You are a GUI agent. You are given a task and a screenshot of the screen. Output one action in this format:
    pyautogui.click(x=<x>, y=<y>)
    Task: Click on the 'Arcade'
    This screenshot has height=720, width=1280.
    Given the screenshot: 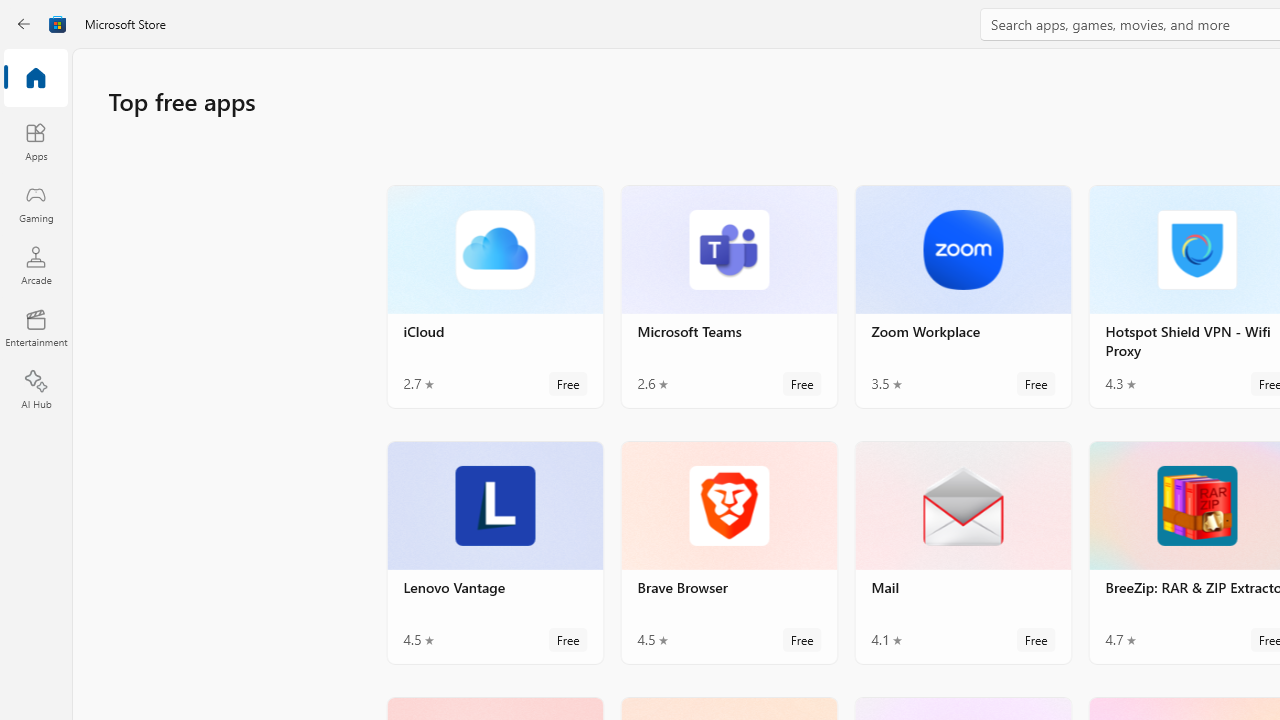 What is the action you would take?
    pyautogui.click(x=35, y=264)
    